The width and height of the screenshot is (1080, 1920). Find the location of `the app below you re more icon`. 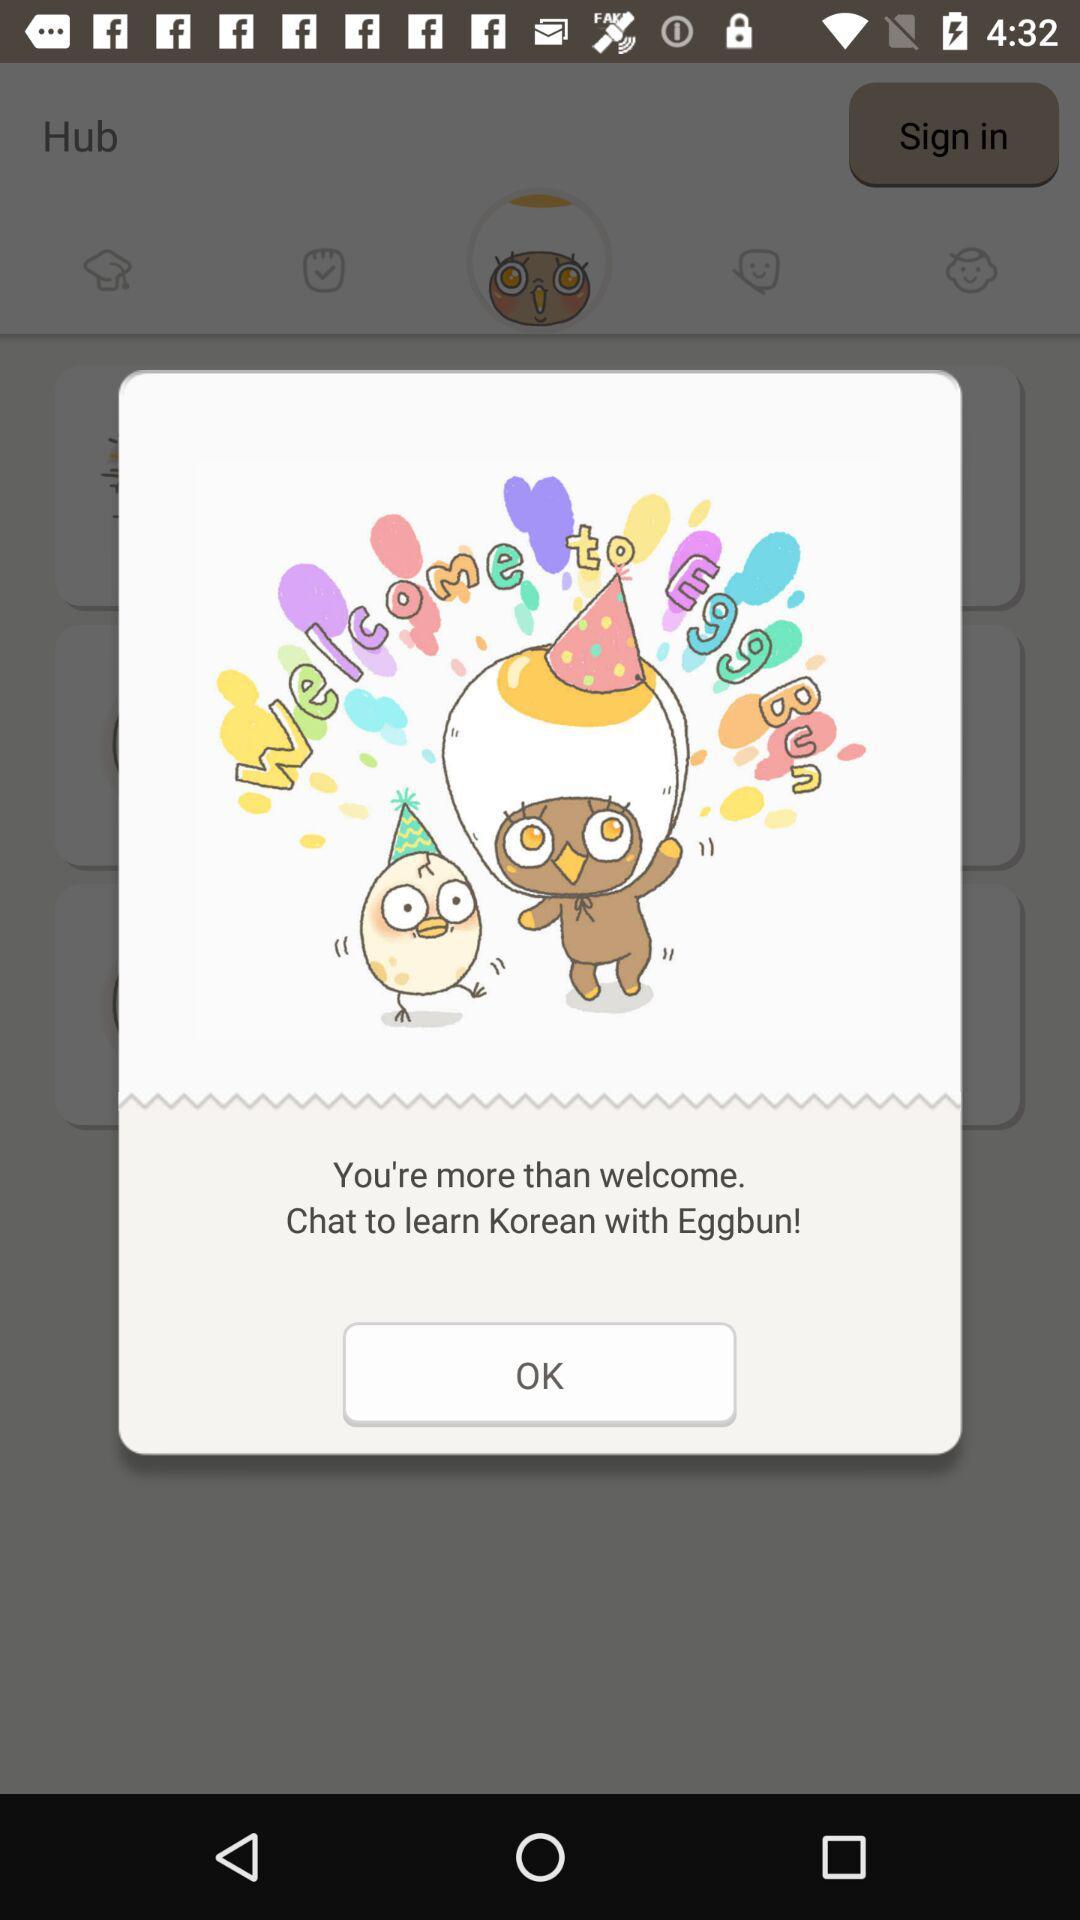

the app below you re more icon is located at coordinates (538, 1373).